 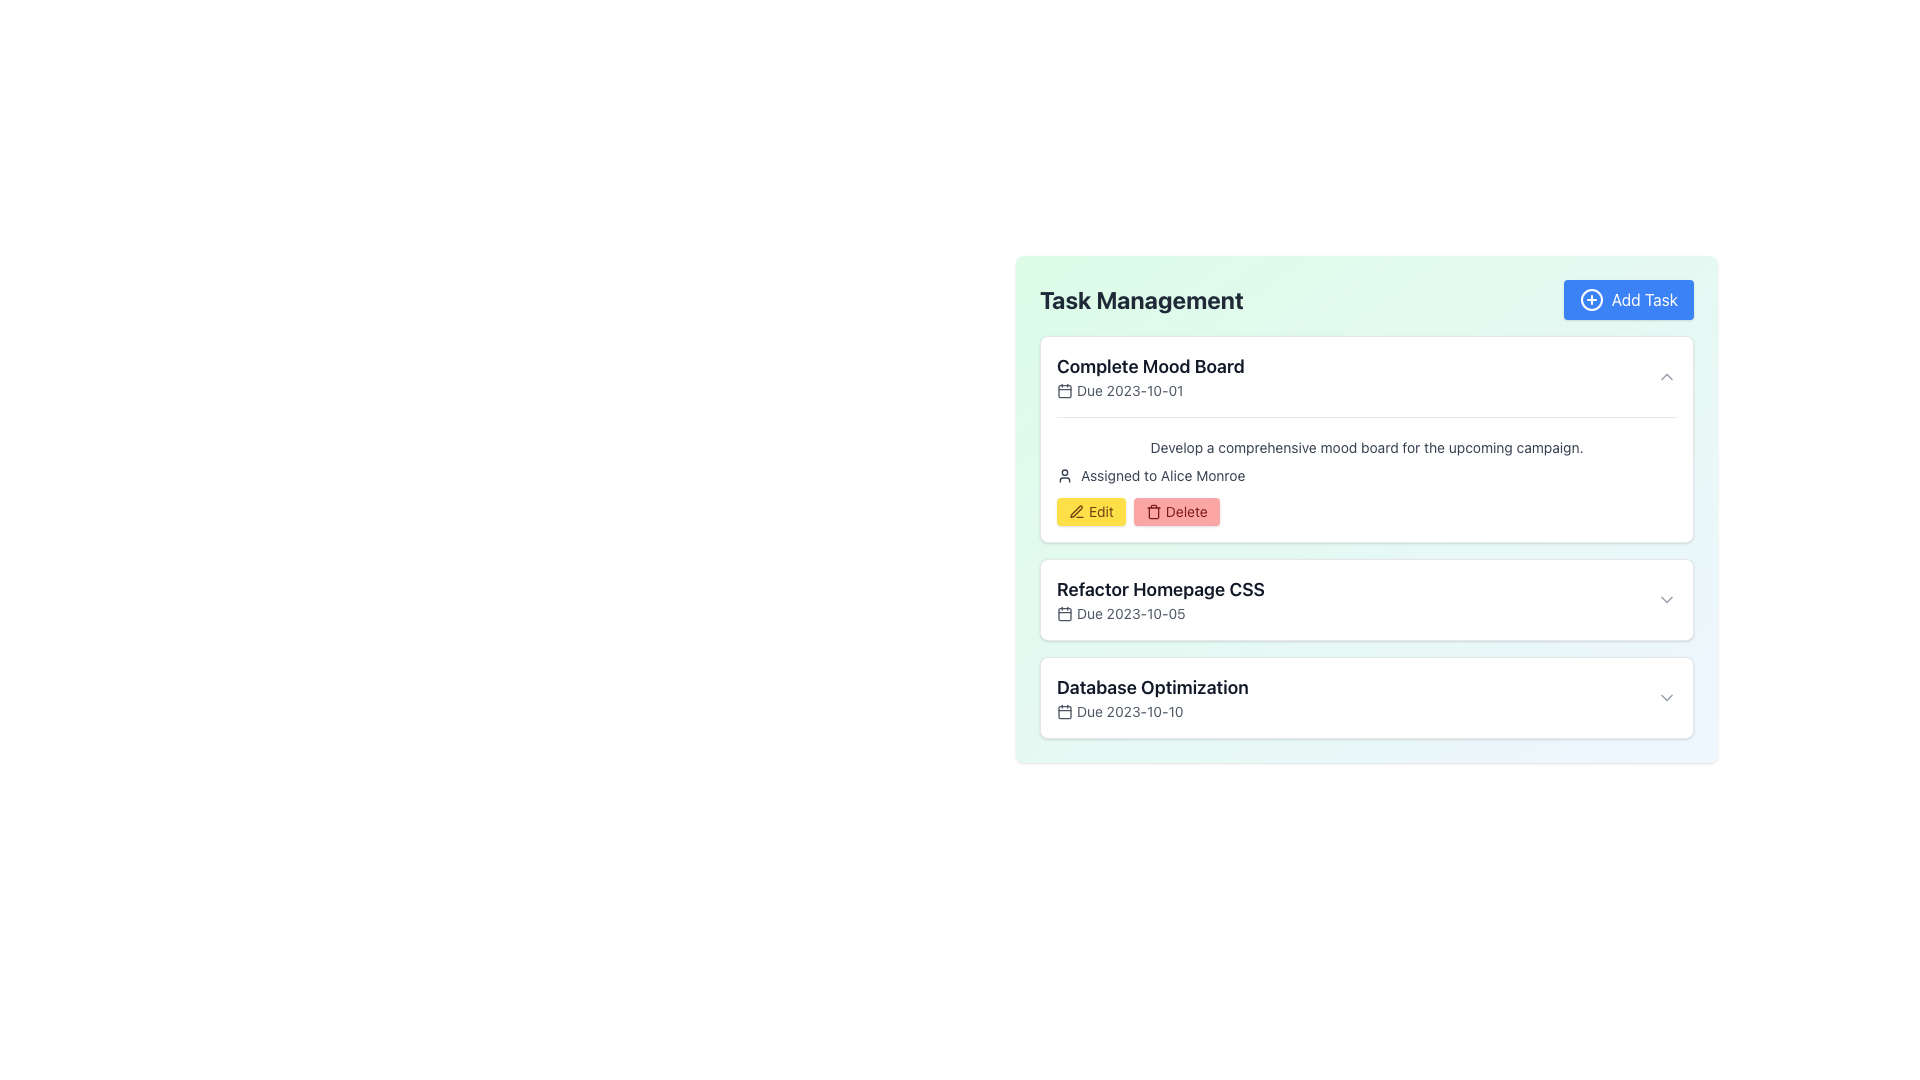 What do you see at coordinates (1161, 599) in the screenshot?
I see `the Descriptive Task Entry located under the 'Task Management' header, which is the second task in the list providing details for task tracking` at bounding box center [1161, 599].